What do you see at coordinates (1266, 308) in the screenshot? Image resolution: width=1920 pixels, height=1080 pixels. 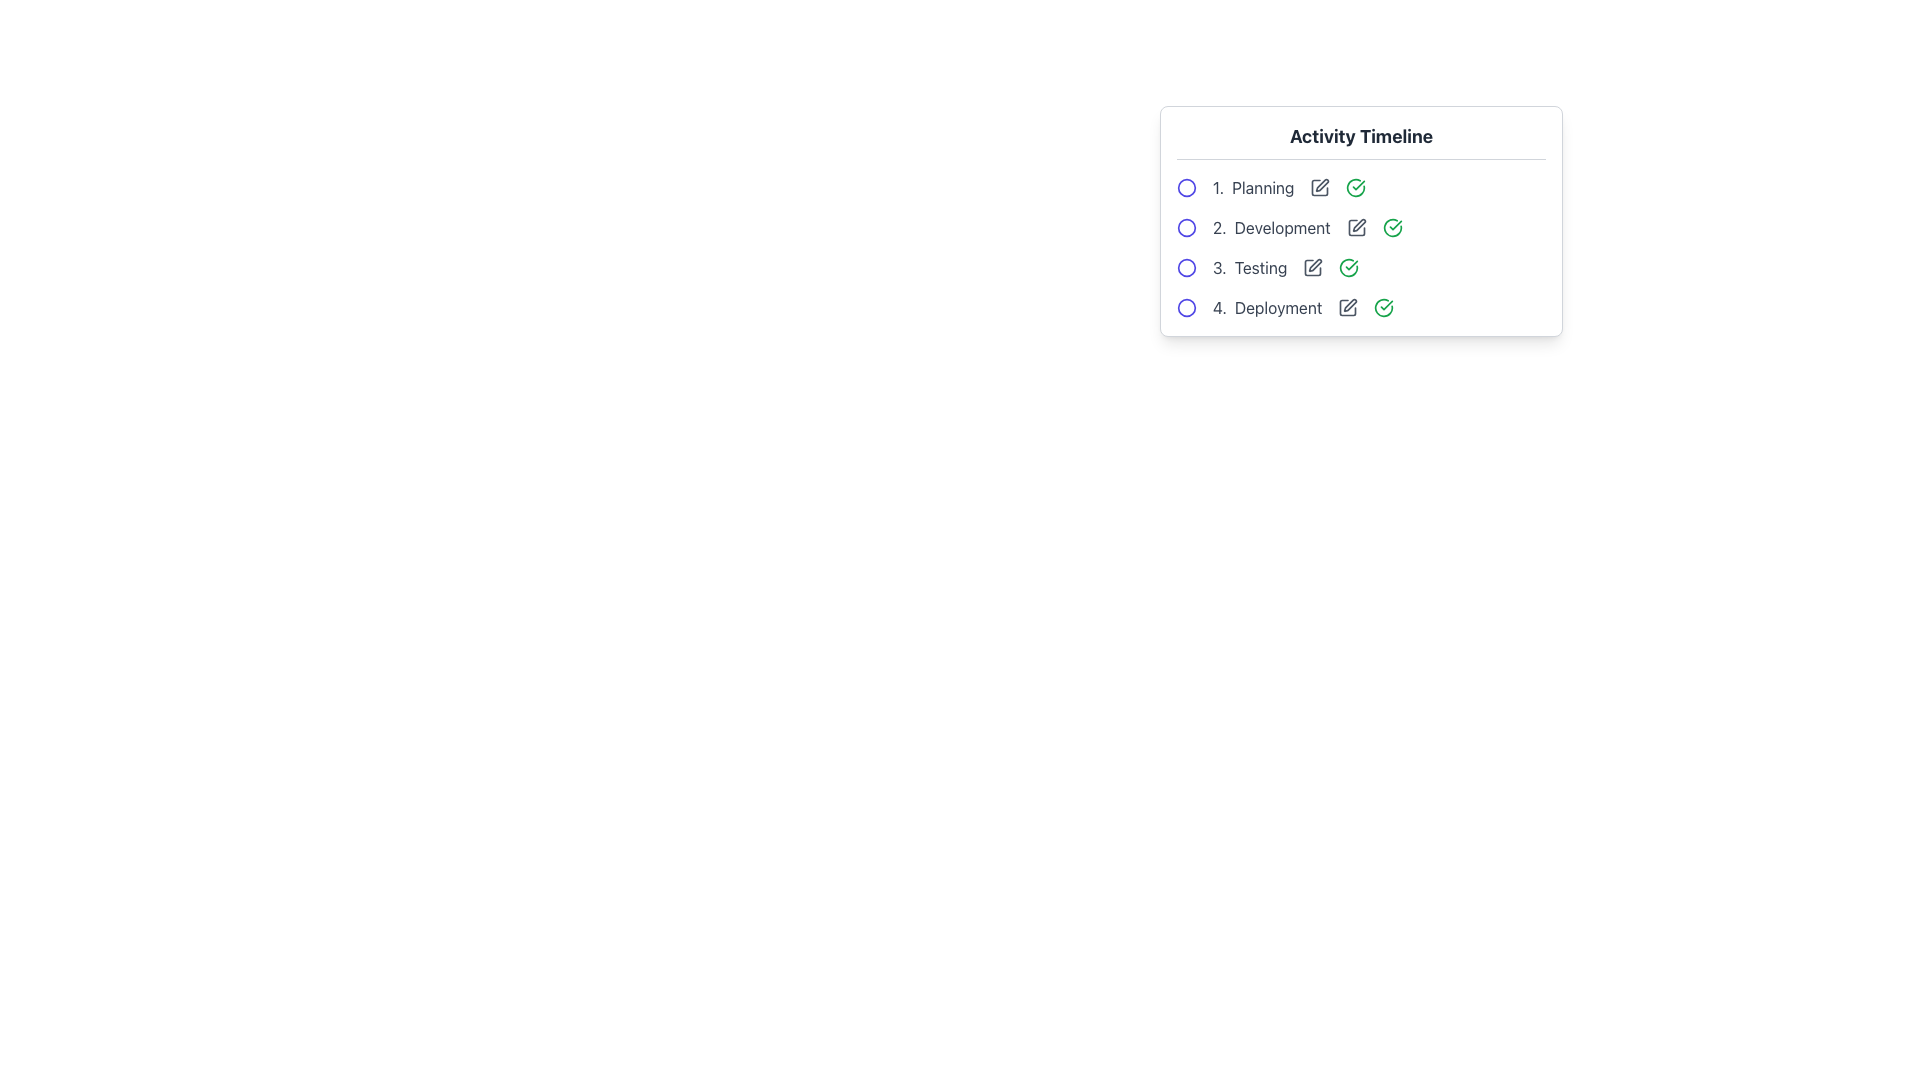 I see `the text label or step marker that reads '4. Deployment', which is styled in gray and is the fourth item in the 'Activity Timeline' sequence` at bounding box center [1266, 308].